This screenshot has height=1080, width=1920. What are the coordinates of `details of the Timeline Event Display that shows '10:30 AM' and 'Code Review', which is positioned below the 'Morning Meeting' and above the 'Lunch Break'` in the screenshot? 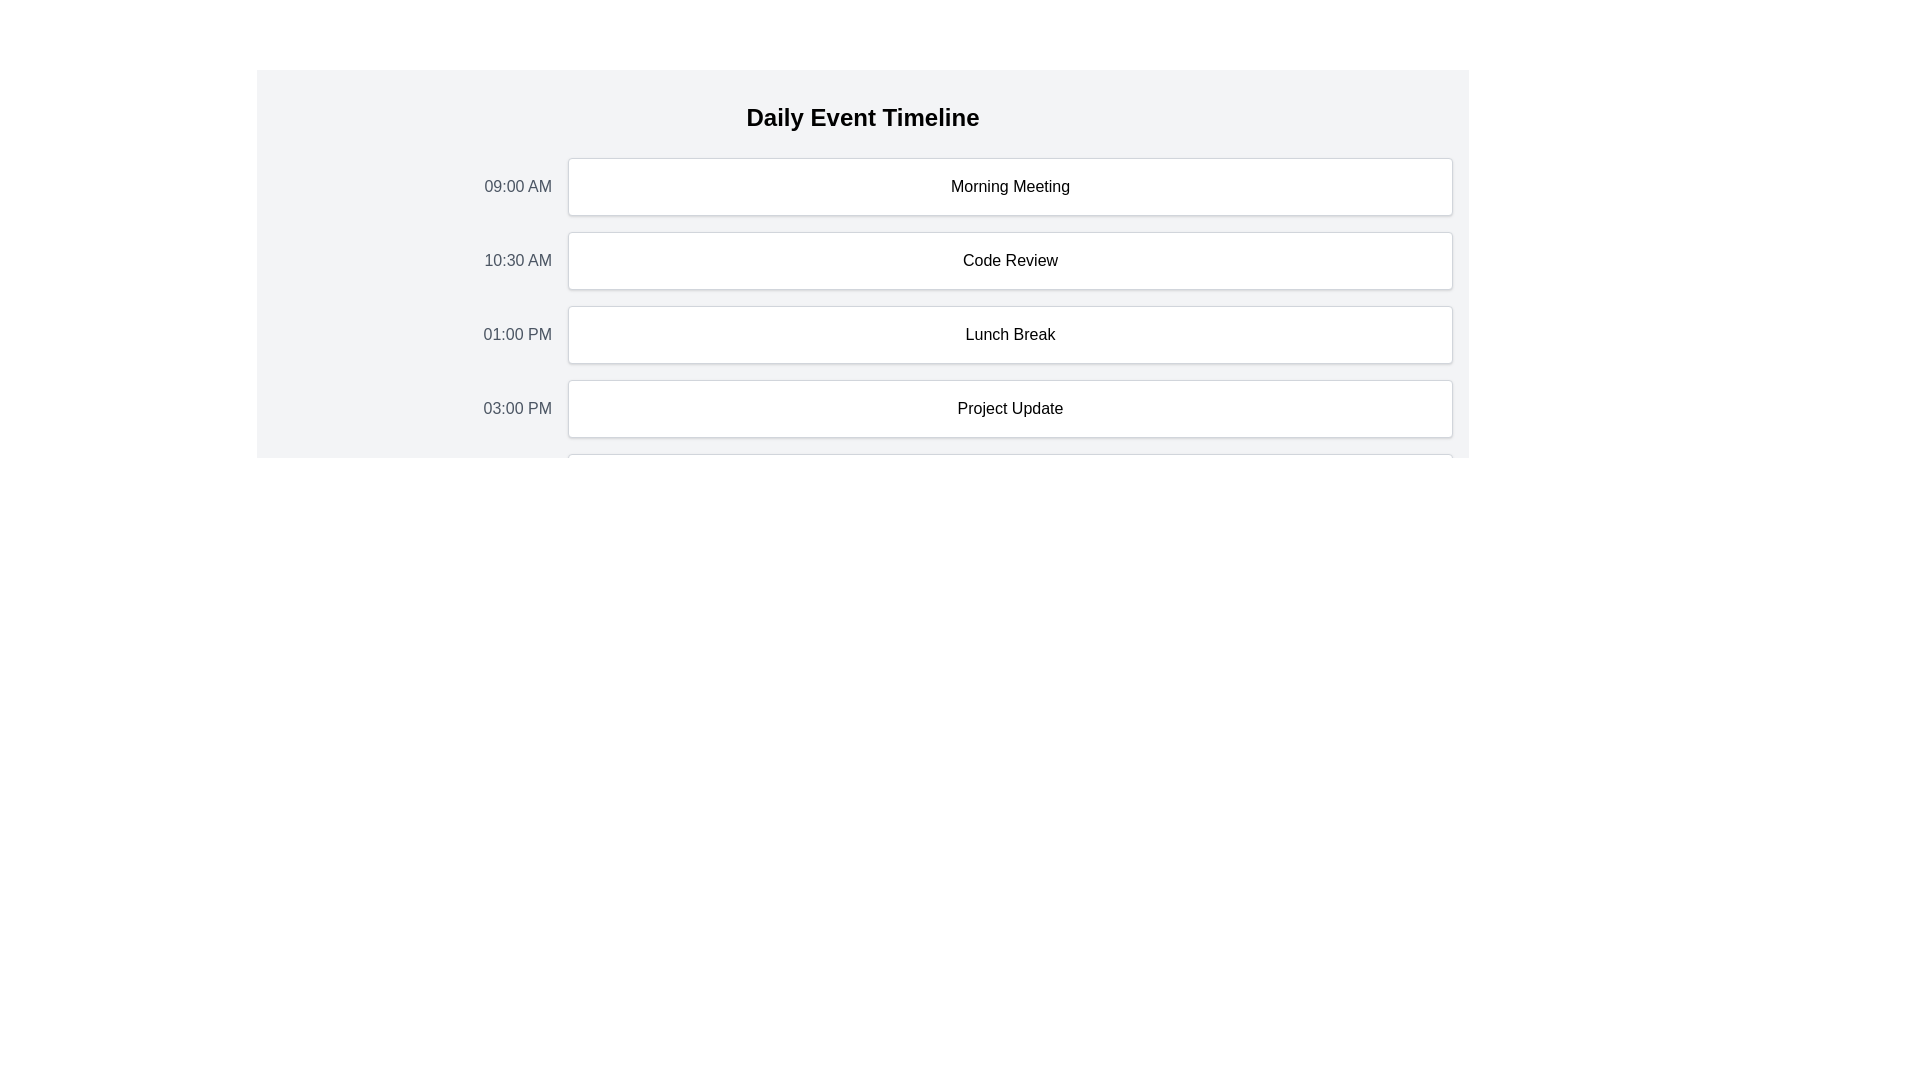 It's located at (863, 260).